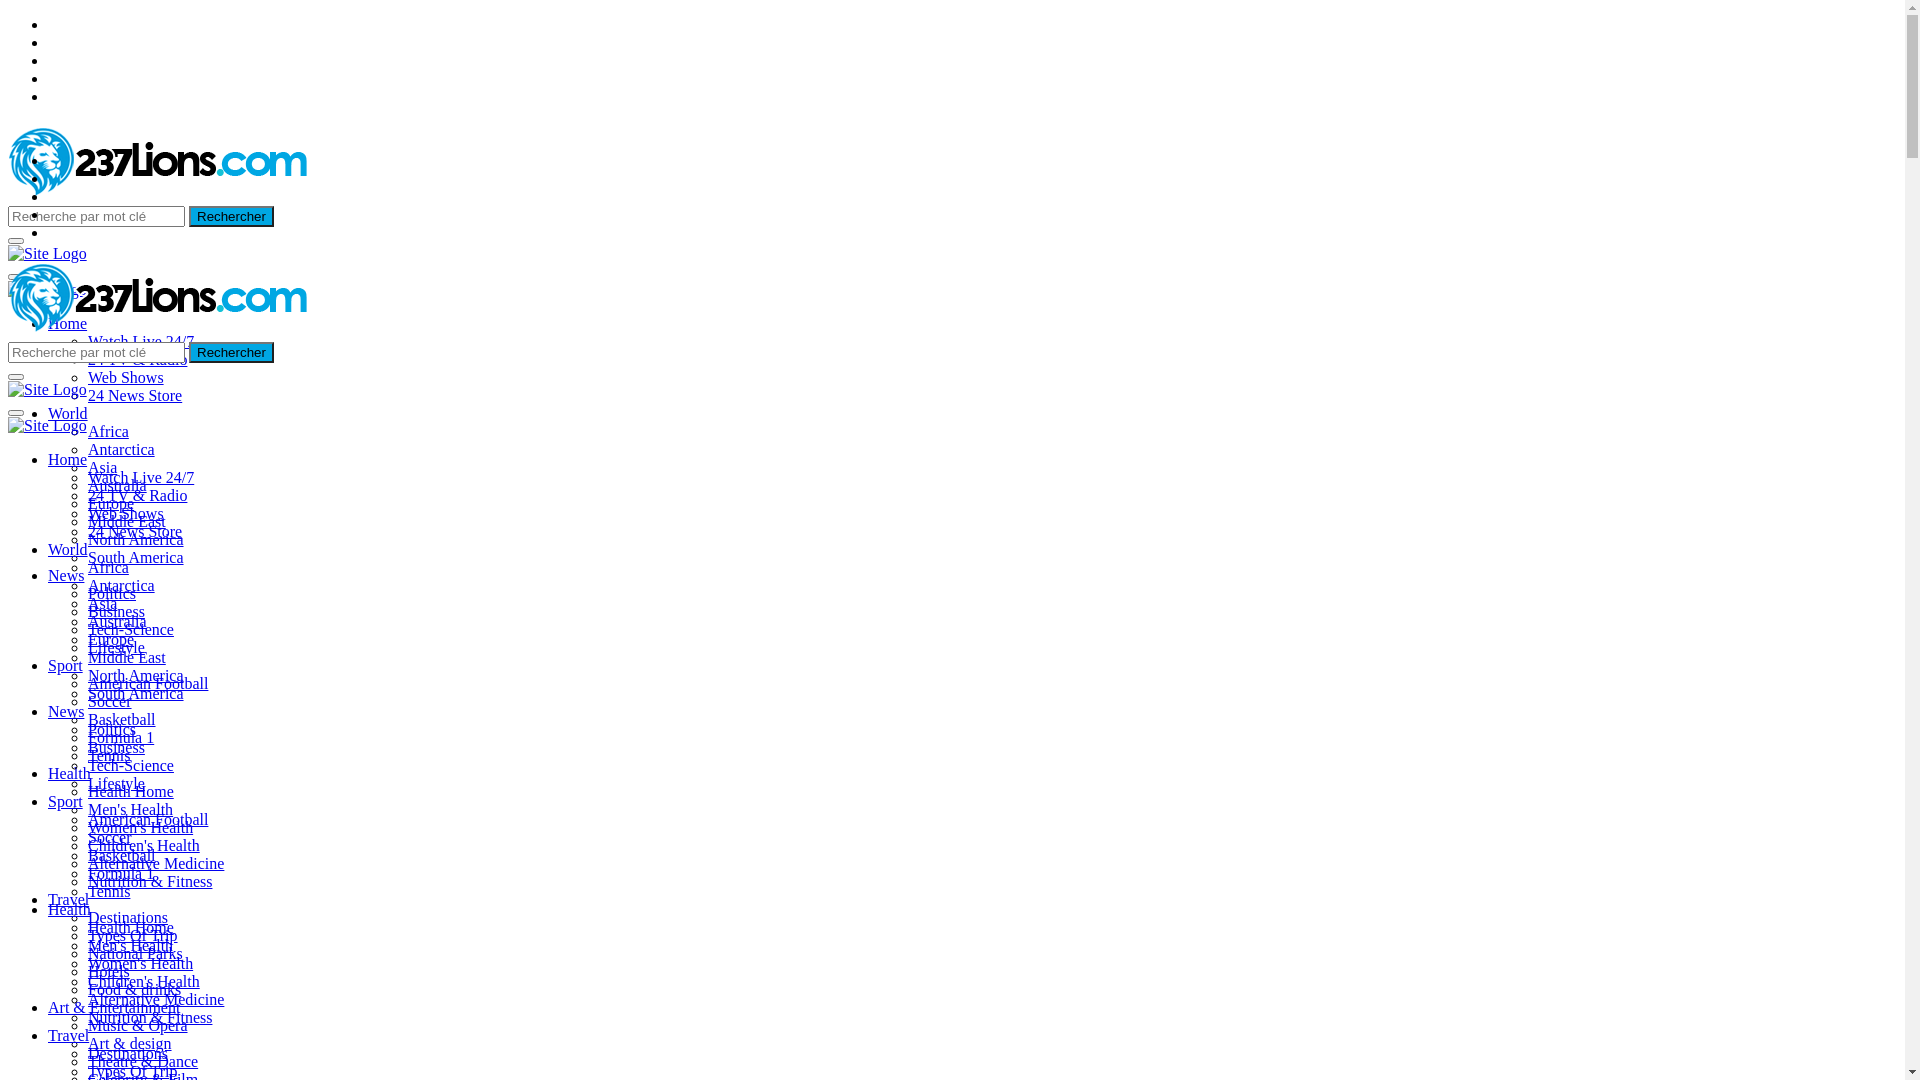  Describe the element at coordinates (120, 585) in the screenshot. I see `'Antarctica'` at that location.